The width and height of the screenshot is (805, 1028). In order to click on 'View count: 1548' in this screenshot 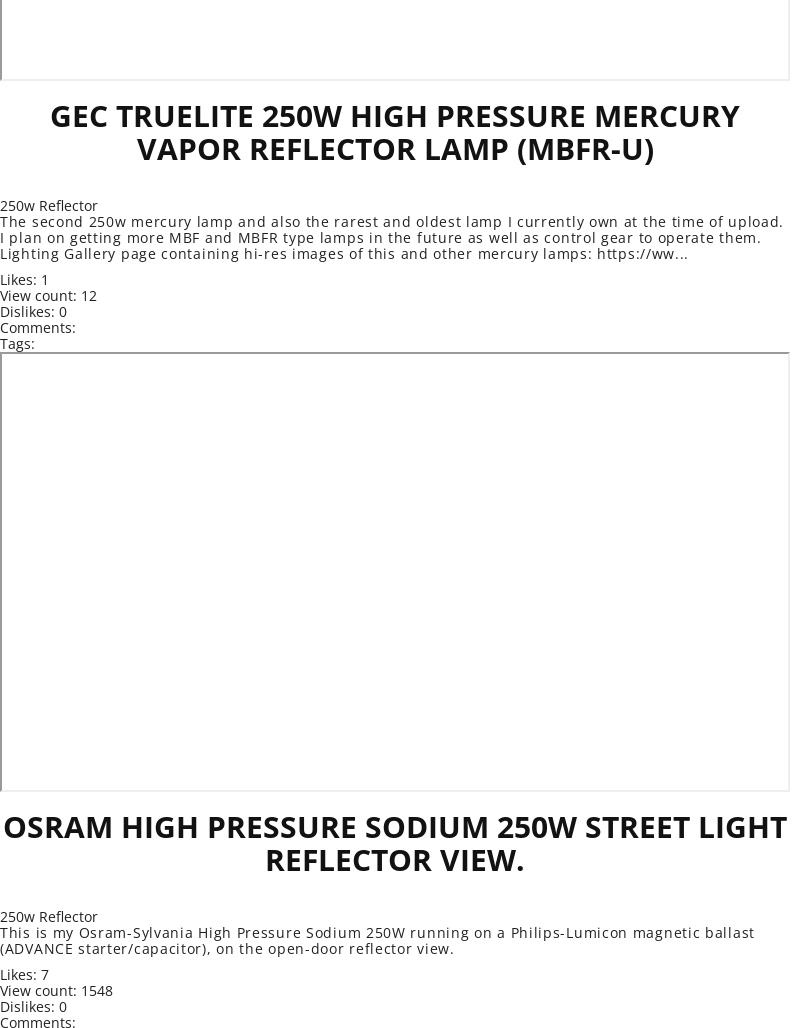, I will do `click(56, 989)`.